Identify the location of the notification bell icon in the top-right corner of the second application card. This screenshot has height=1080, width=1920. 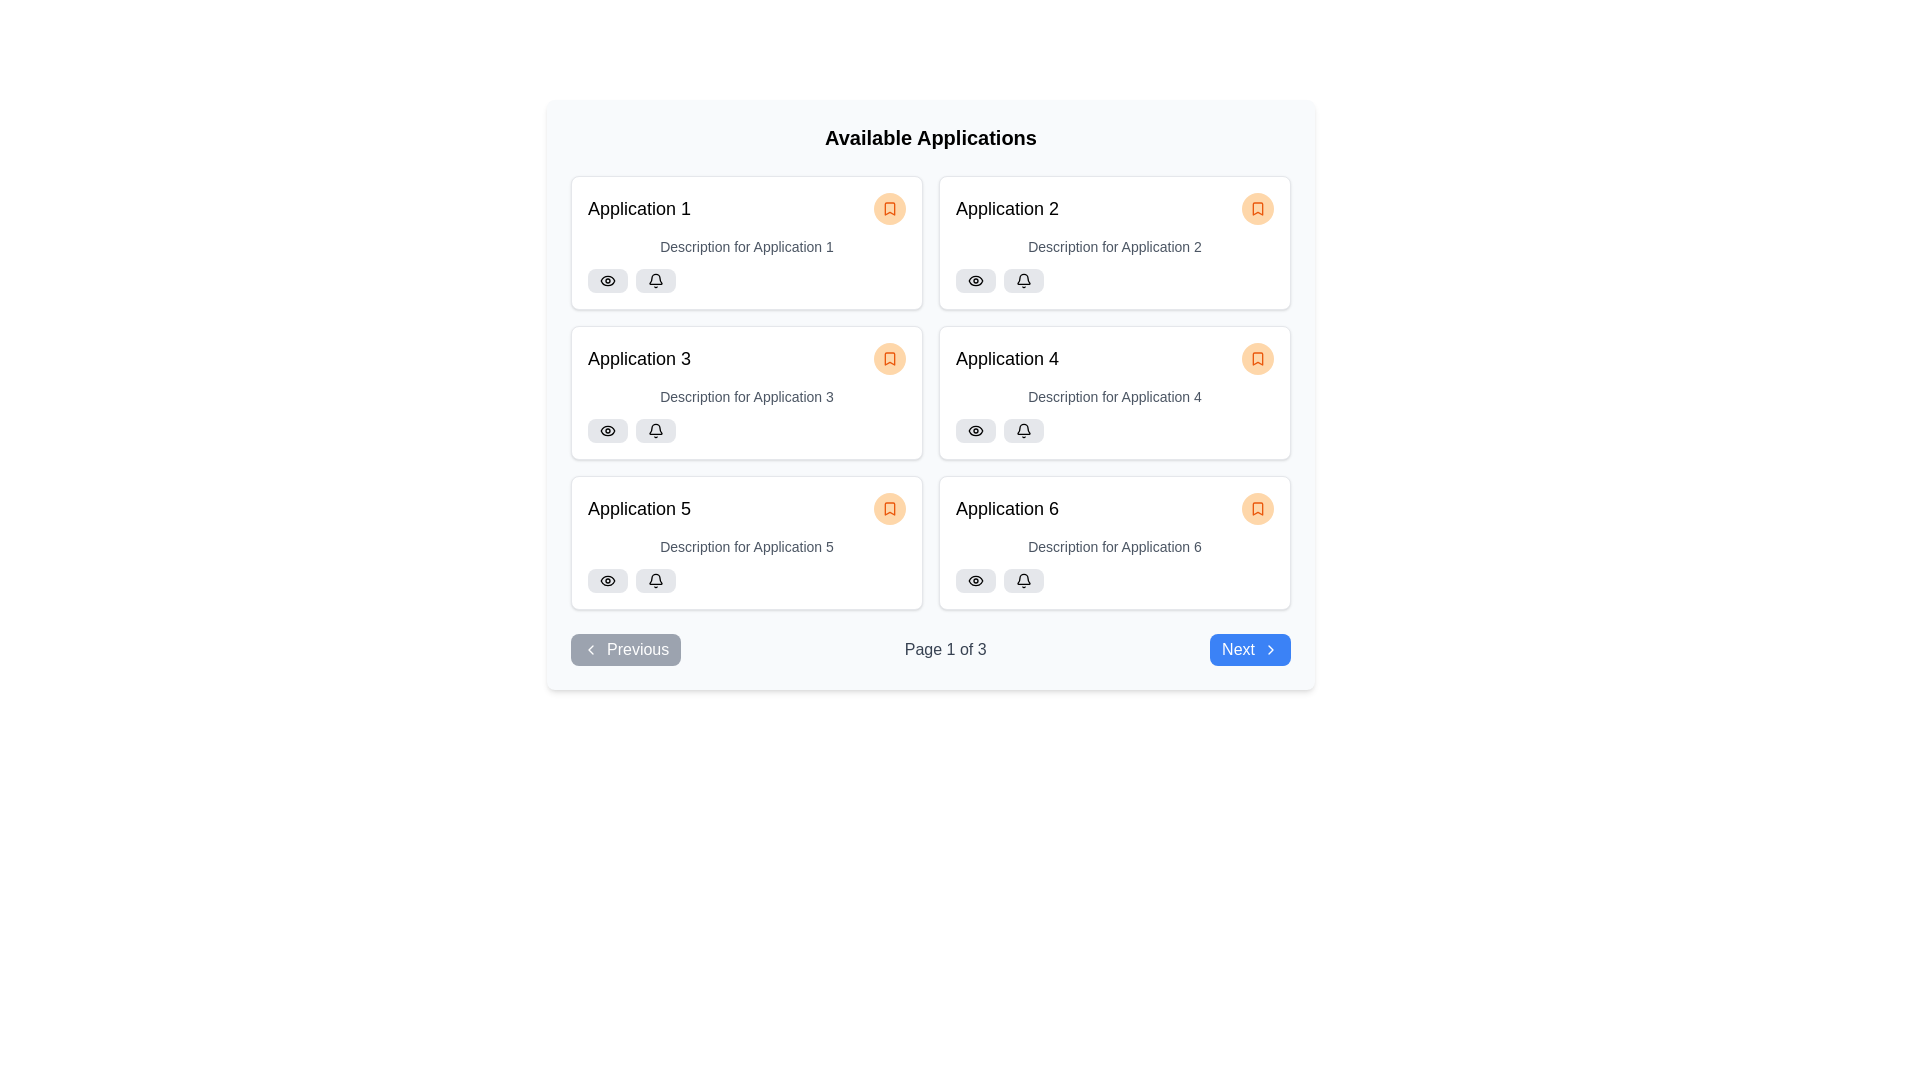
(1023, 279).